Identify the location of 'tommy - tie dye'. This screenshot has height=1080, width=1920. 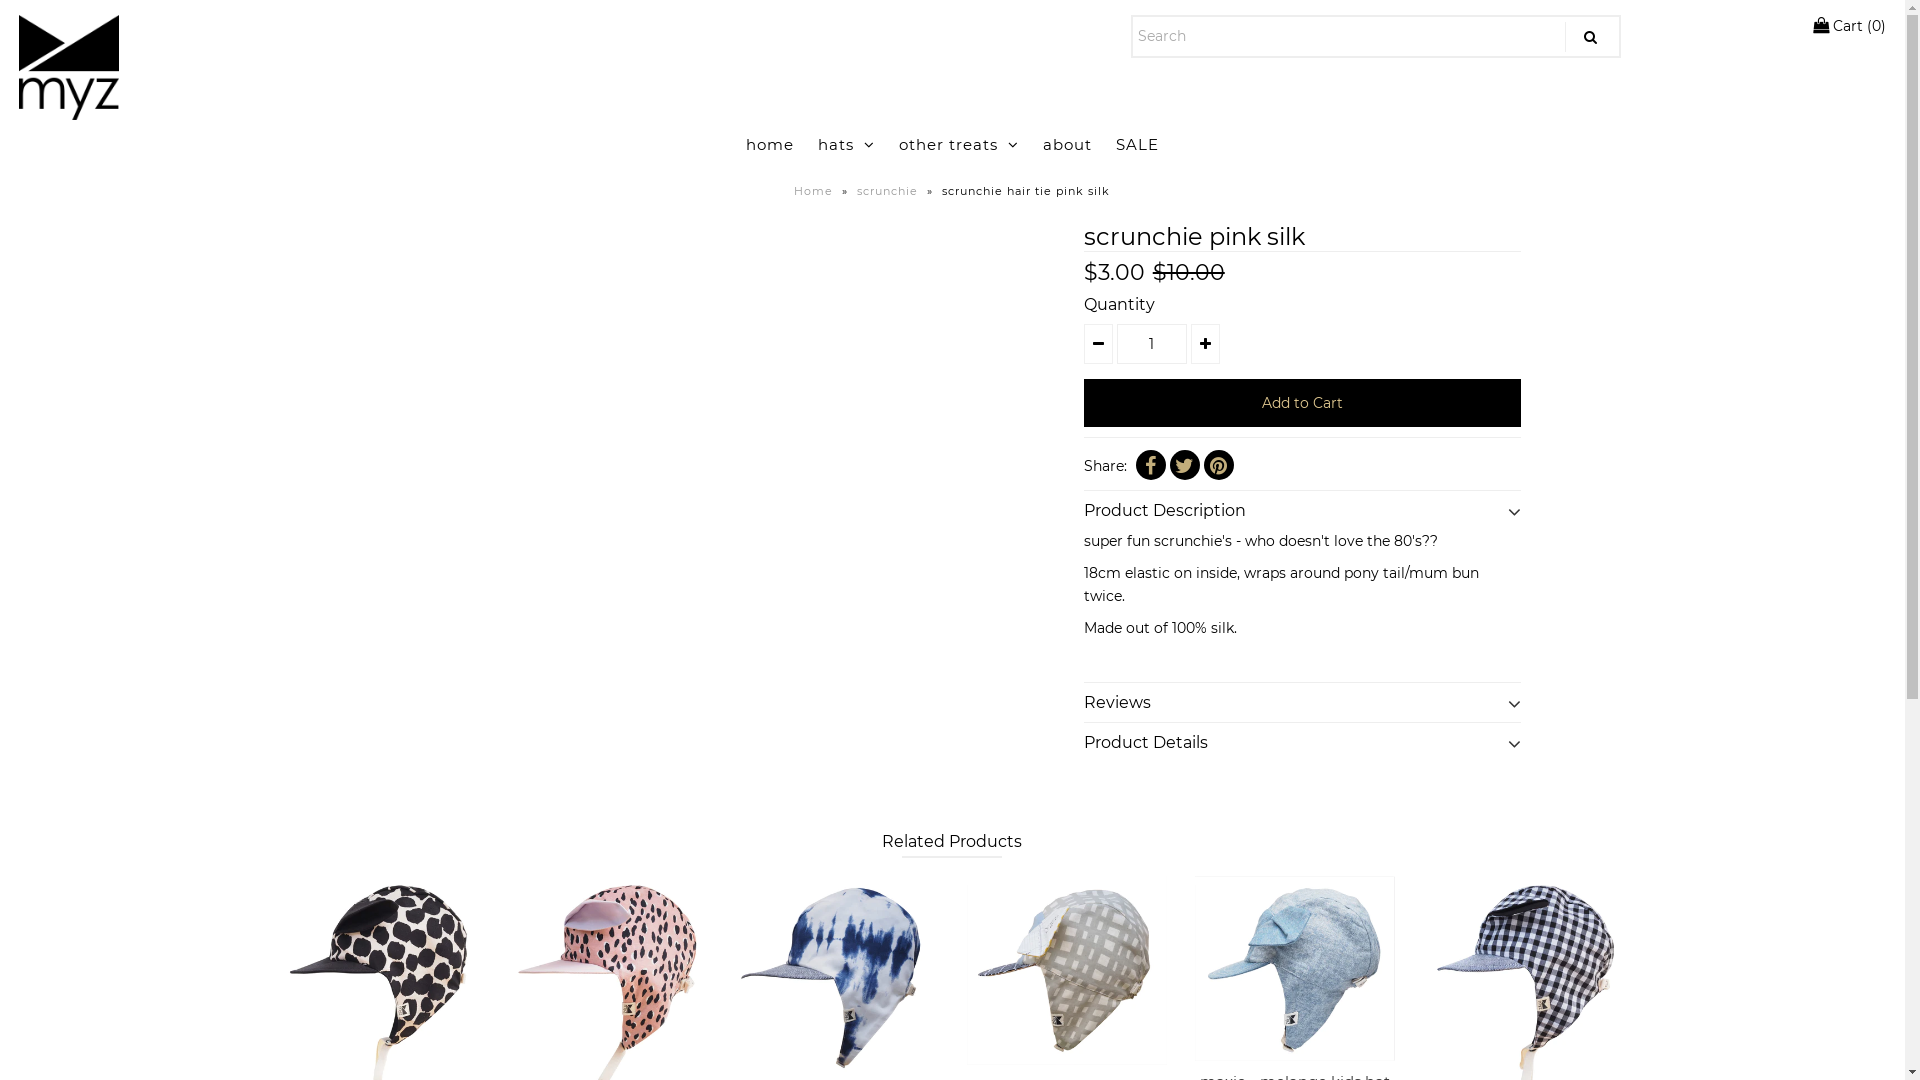
(737, 974).